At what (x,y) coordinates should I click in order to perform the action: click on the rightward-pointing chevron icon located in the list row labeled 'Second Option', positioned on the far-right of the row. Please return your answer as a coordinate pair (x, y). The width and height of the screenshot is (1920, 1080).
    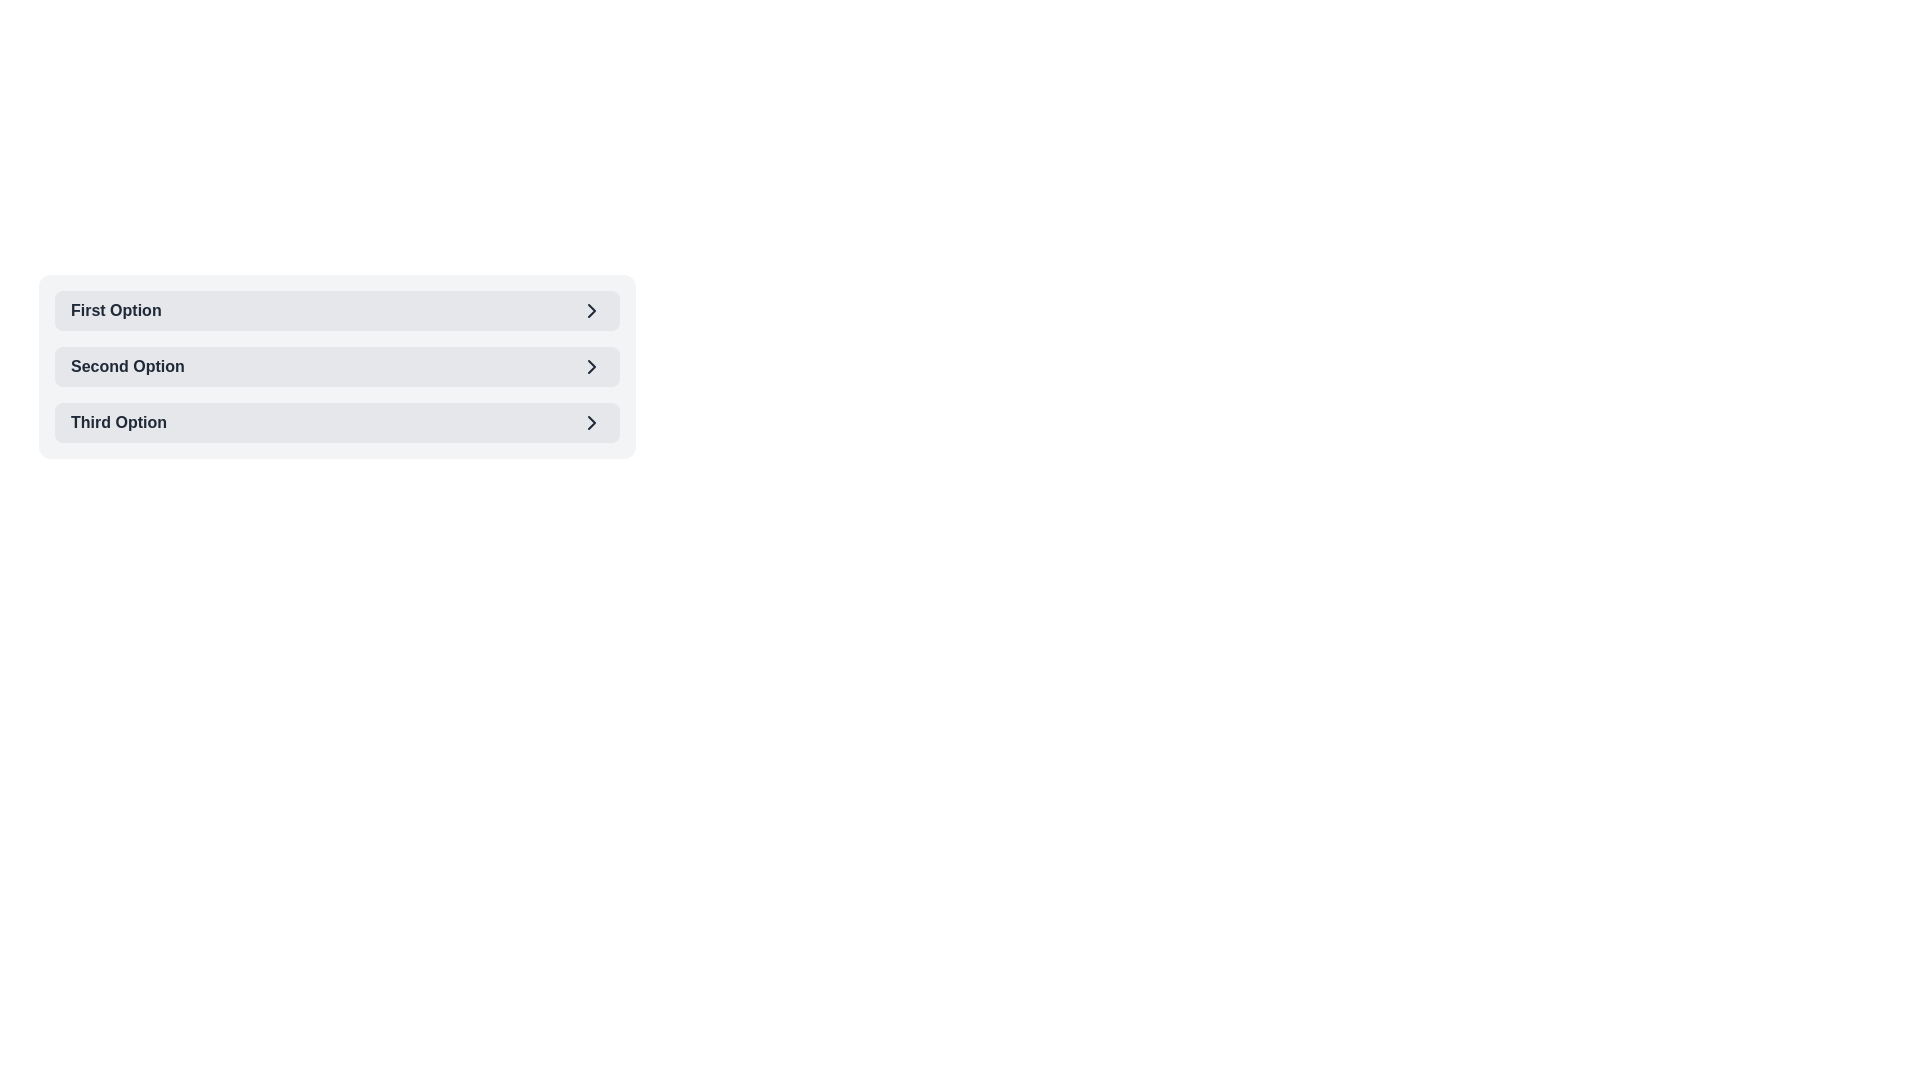
    Looking at the image, I should click on (590, 366).